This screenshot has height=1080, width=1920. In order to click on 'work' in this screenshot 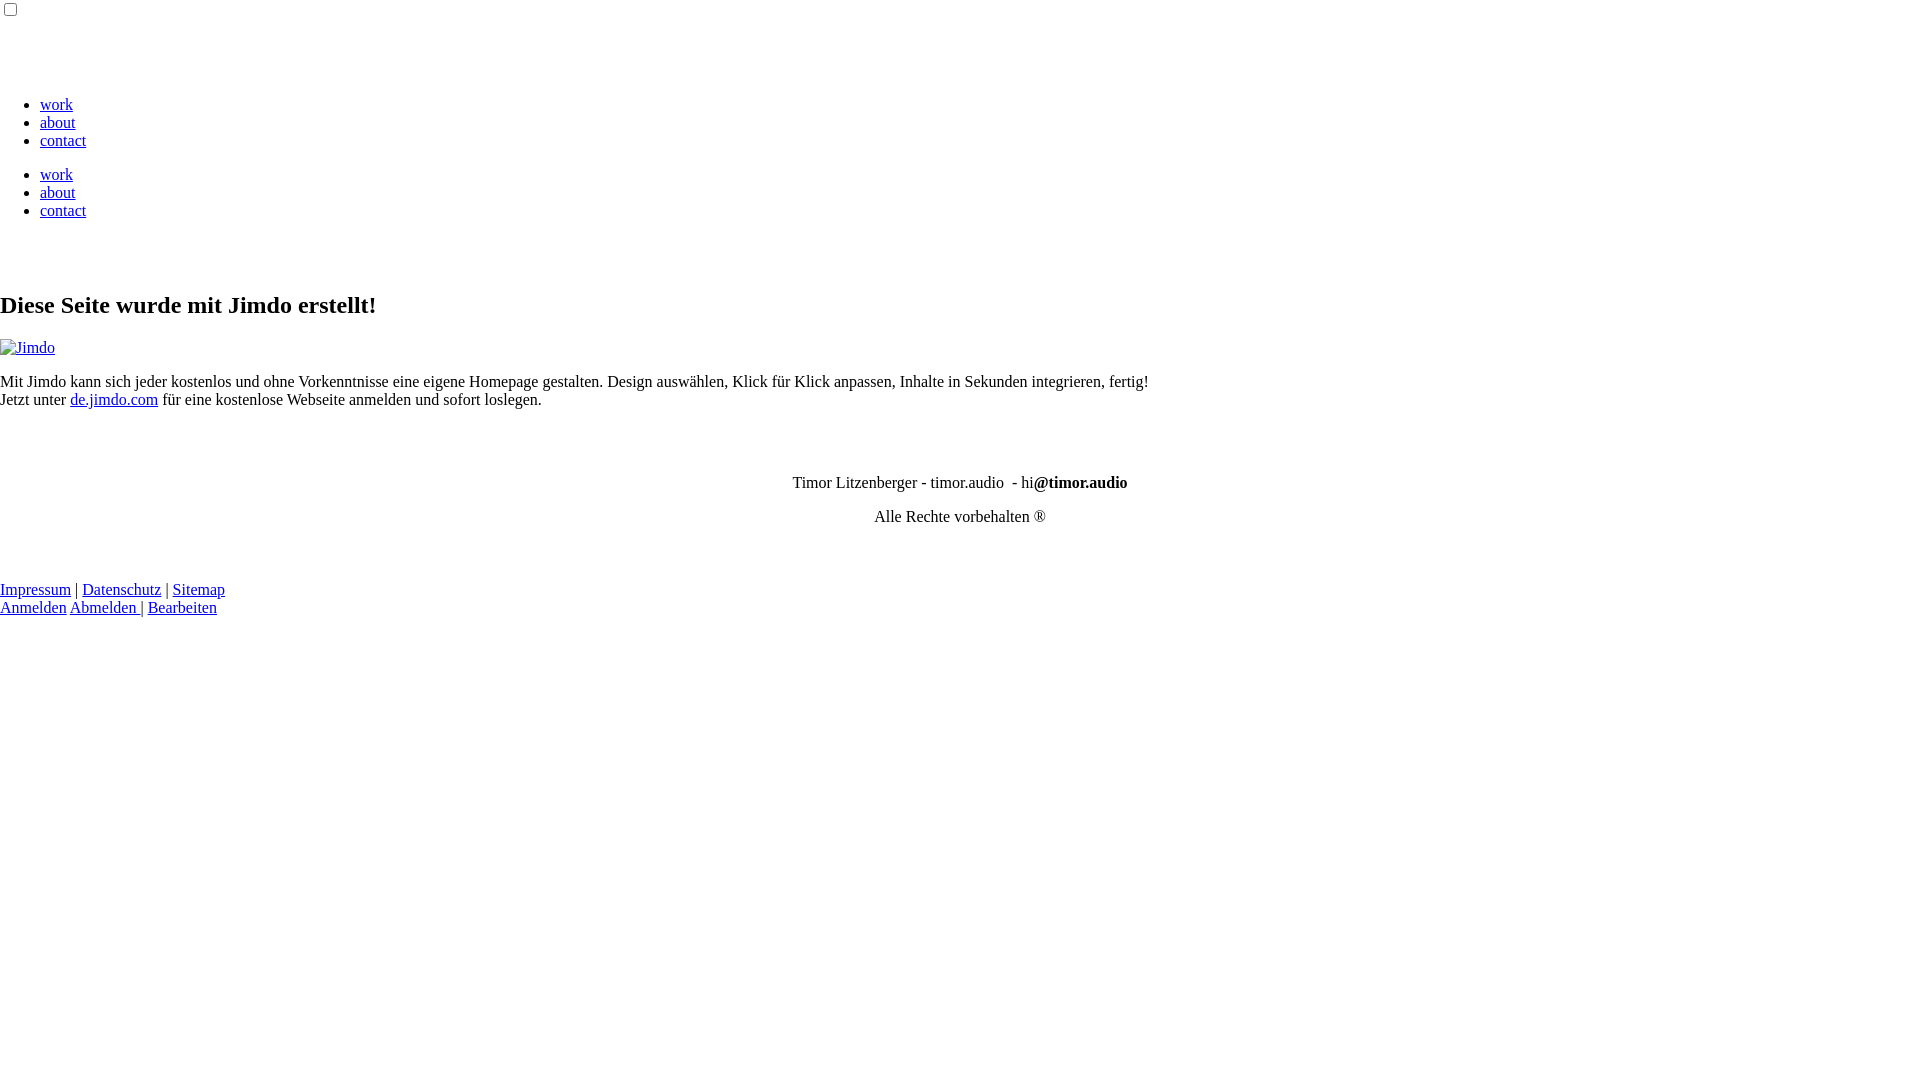, I will do `click(56, 104)`.